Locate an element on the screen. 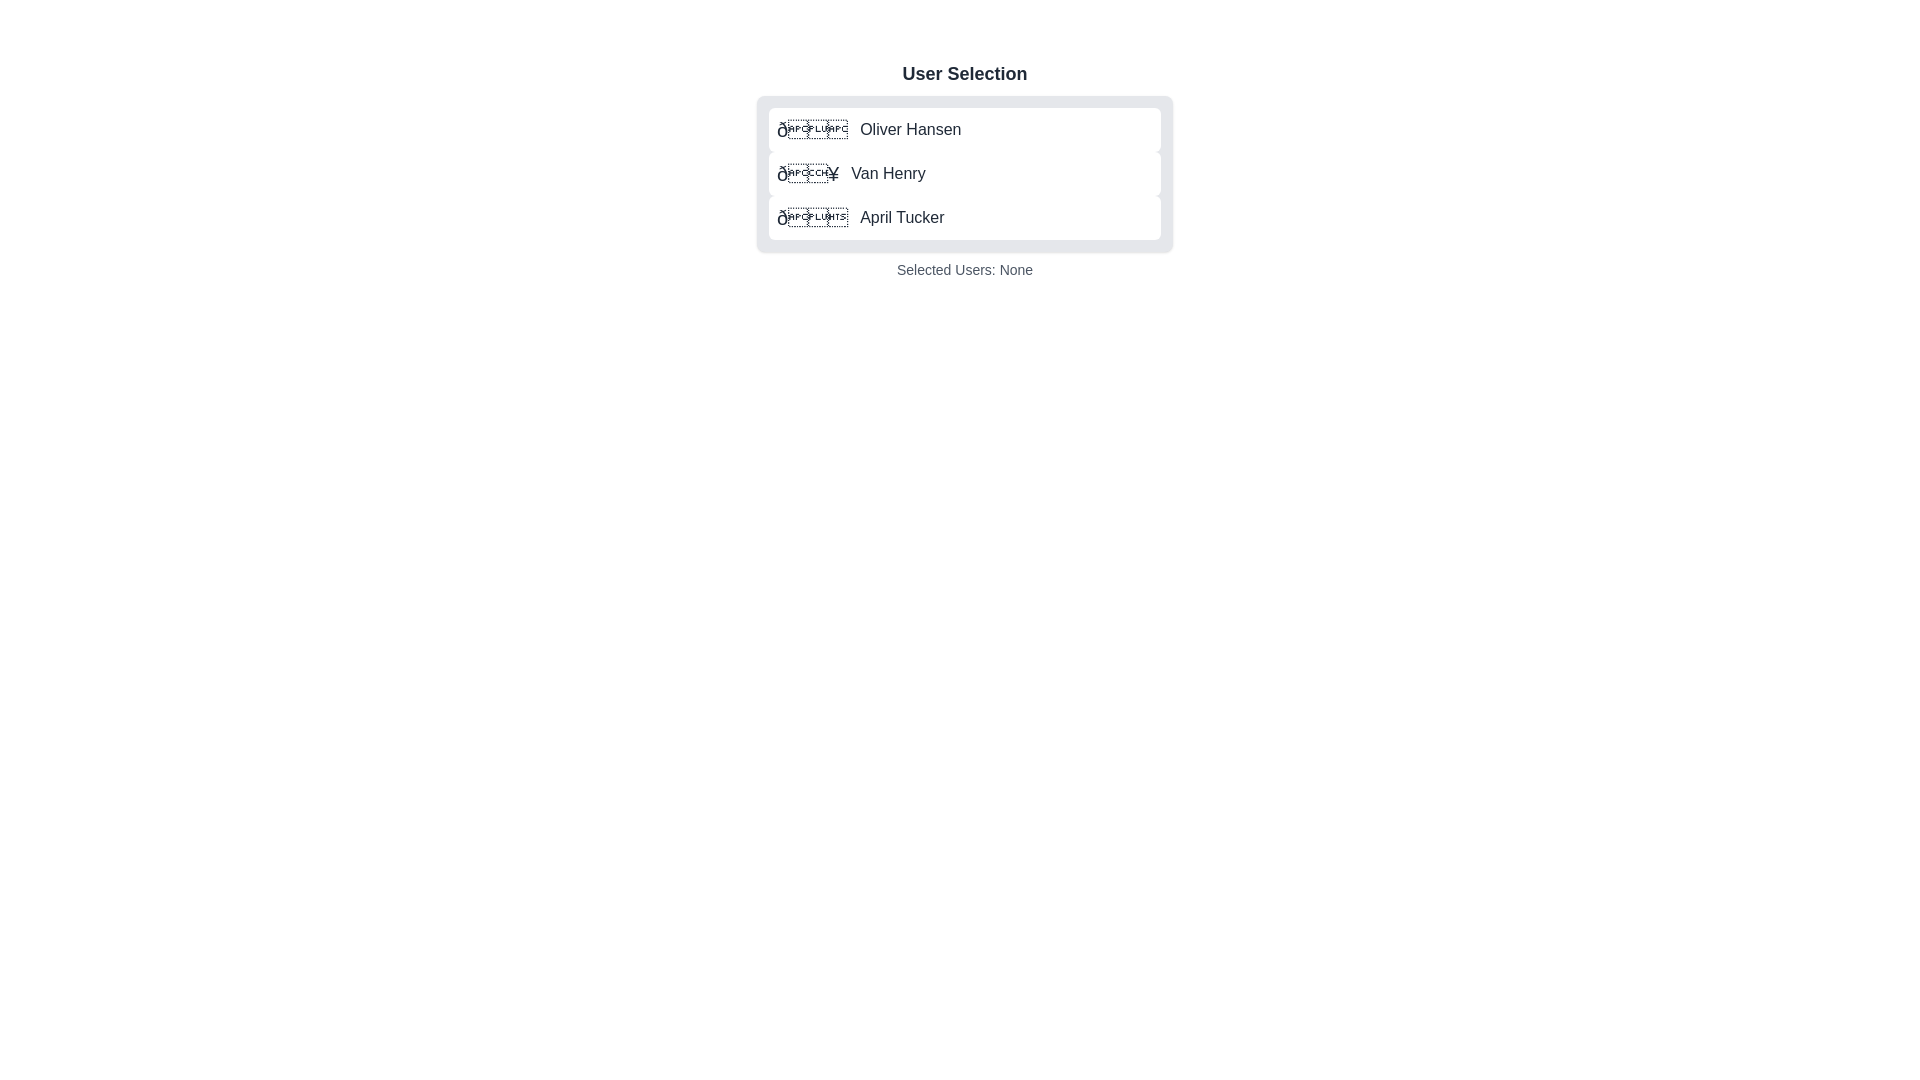 The width and height of the screenshot is (1920, 1080). the bold, large font text label reading 'User Selection' located prominently at the top of its group is located at coordinates (964, 72).